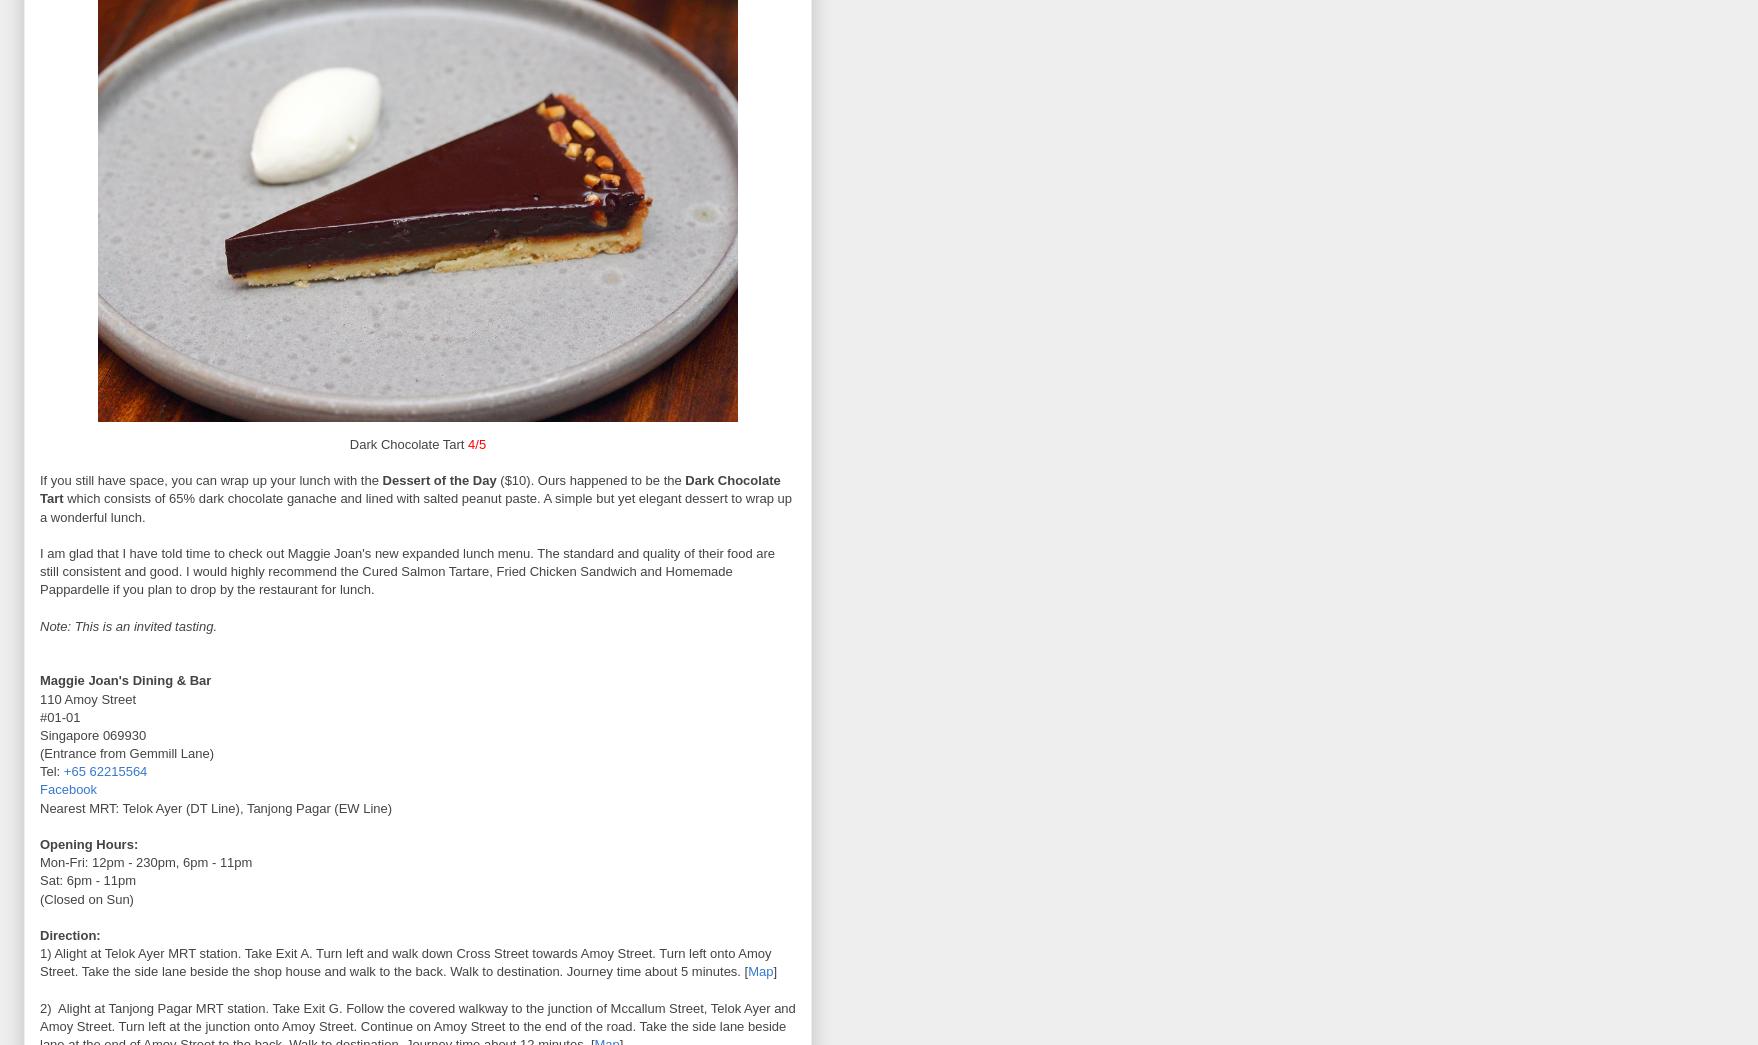 The image size is (1758, 1045). What do you see at coordinates (92, 733) in the screenshot?
I see `'Singapore 069930'` at bounding box center [92, 733].